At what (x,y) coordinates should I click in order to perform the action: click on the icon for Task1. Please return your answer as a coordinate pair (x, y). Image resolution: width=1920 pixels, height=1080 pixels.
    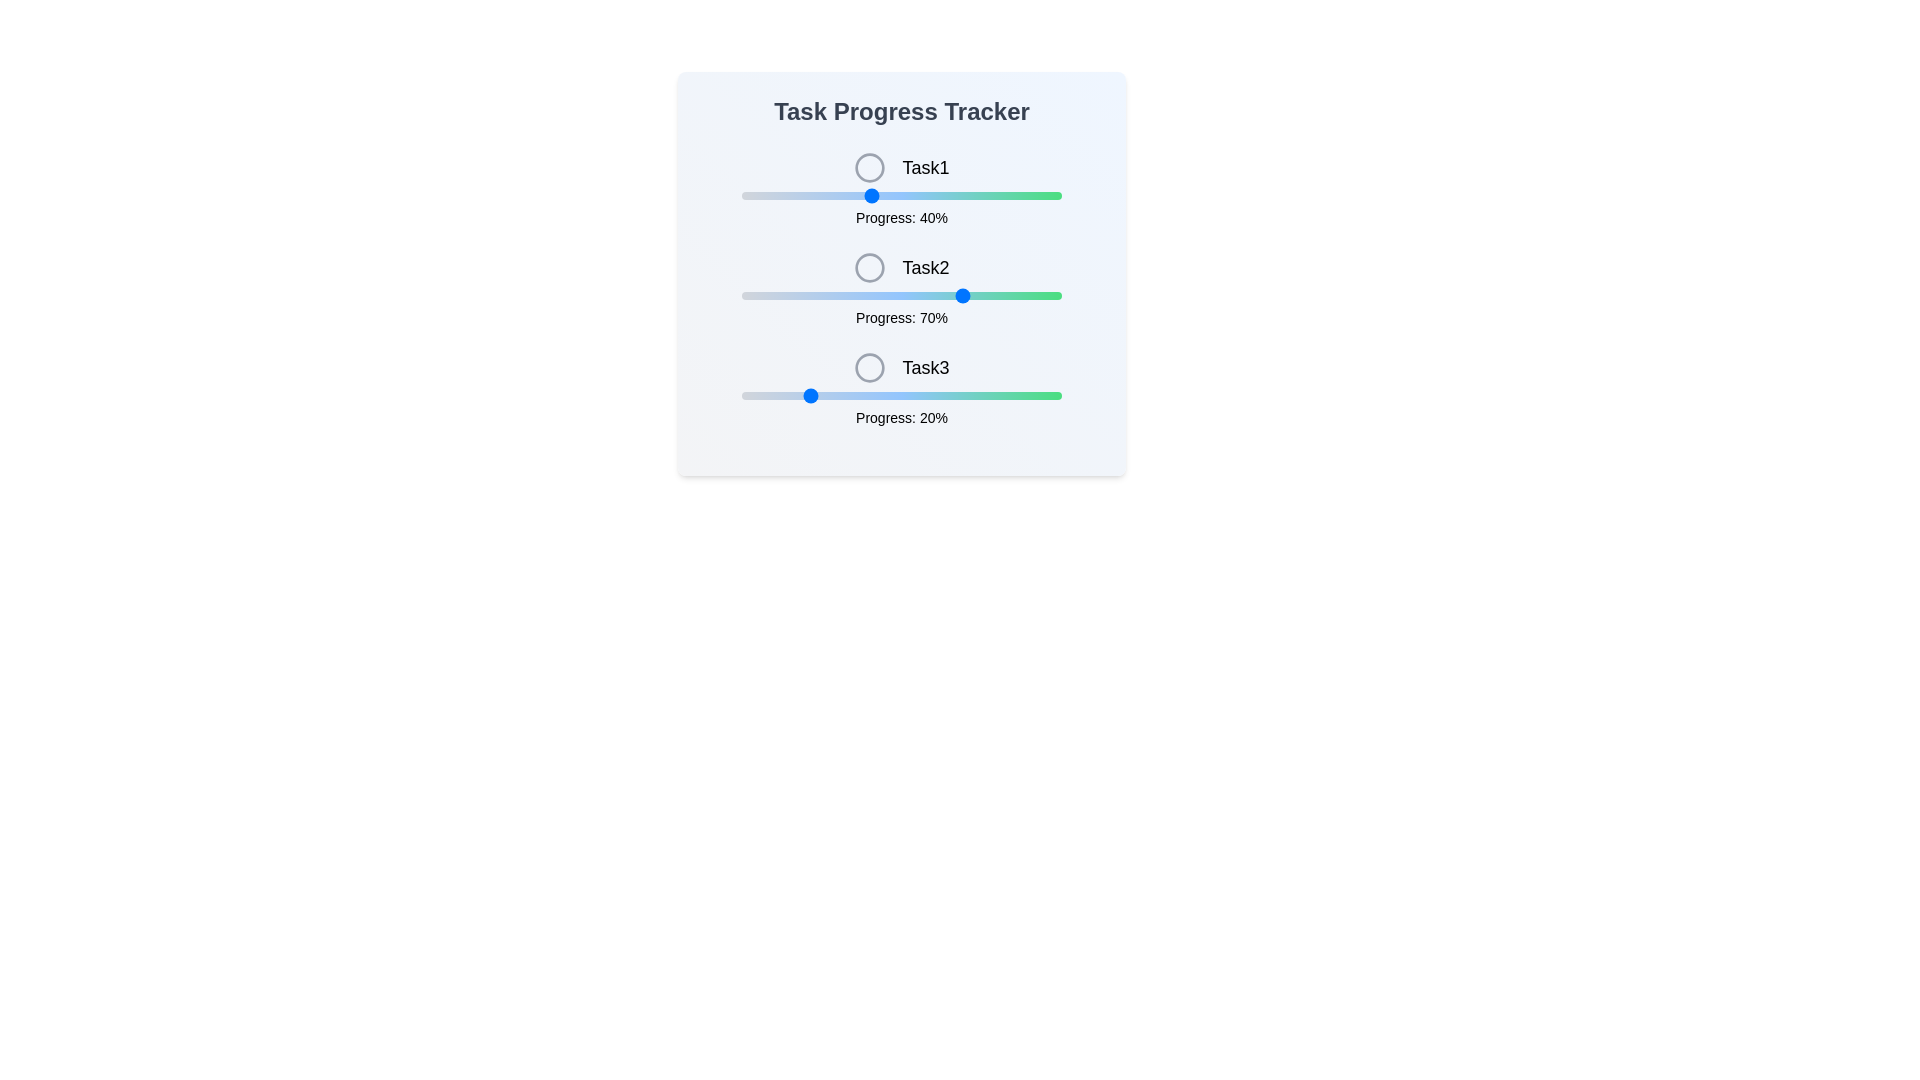
    Looking at the image, I should click on (870, 167).